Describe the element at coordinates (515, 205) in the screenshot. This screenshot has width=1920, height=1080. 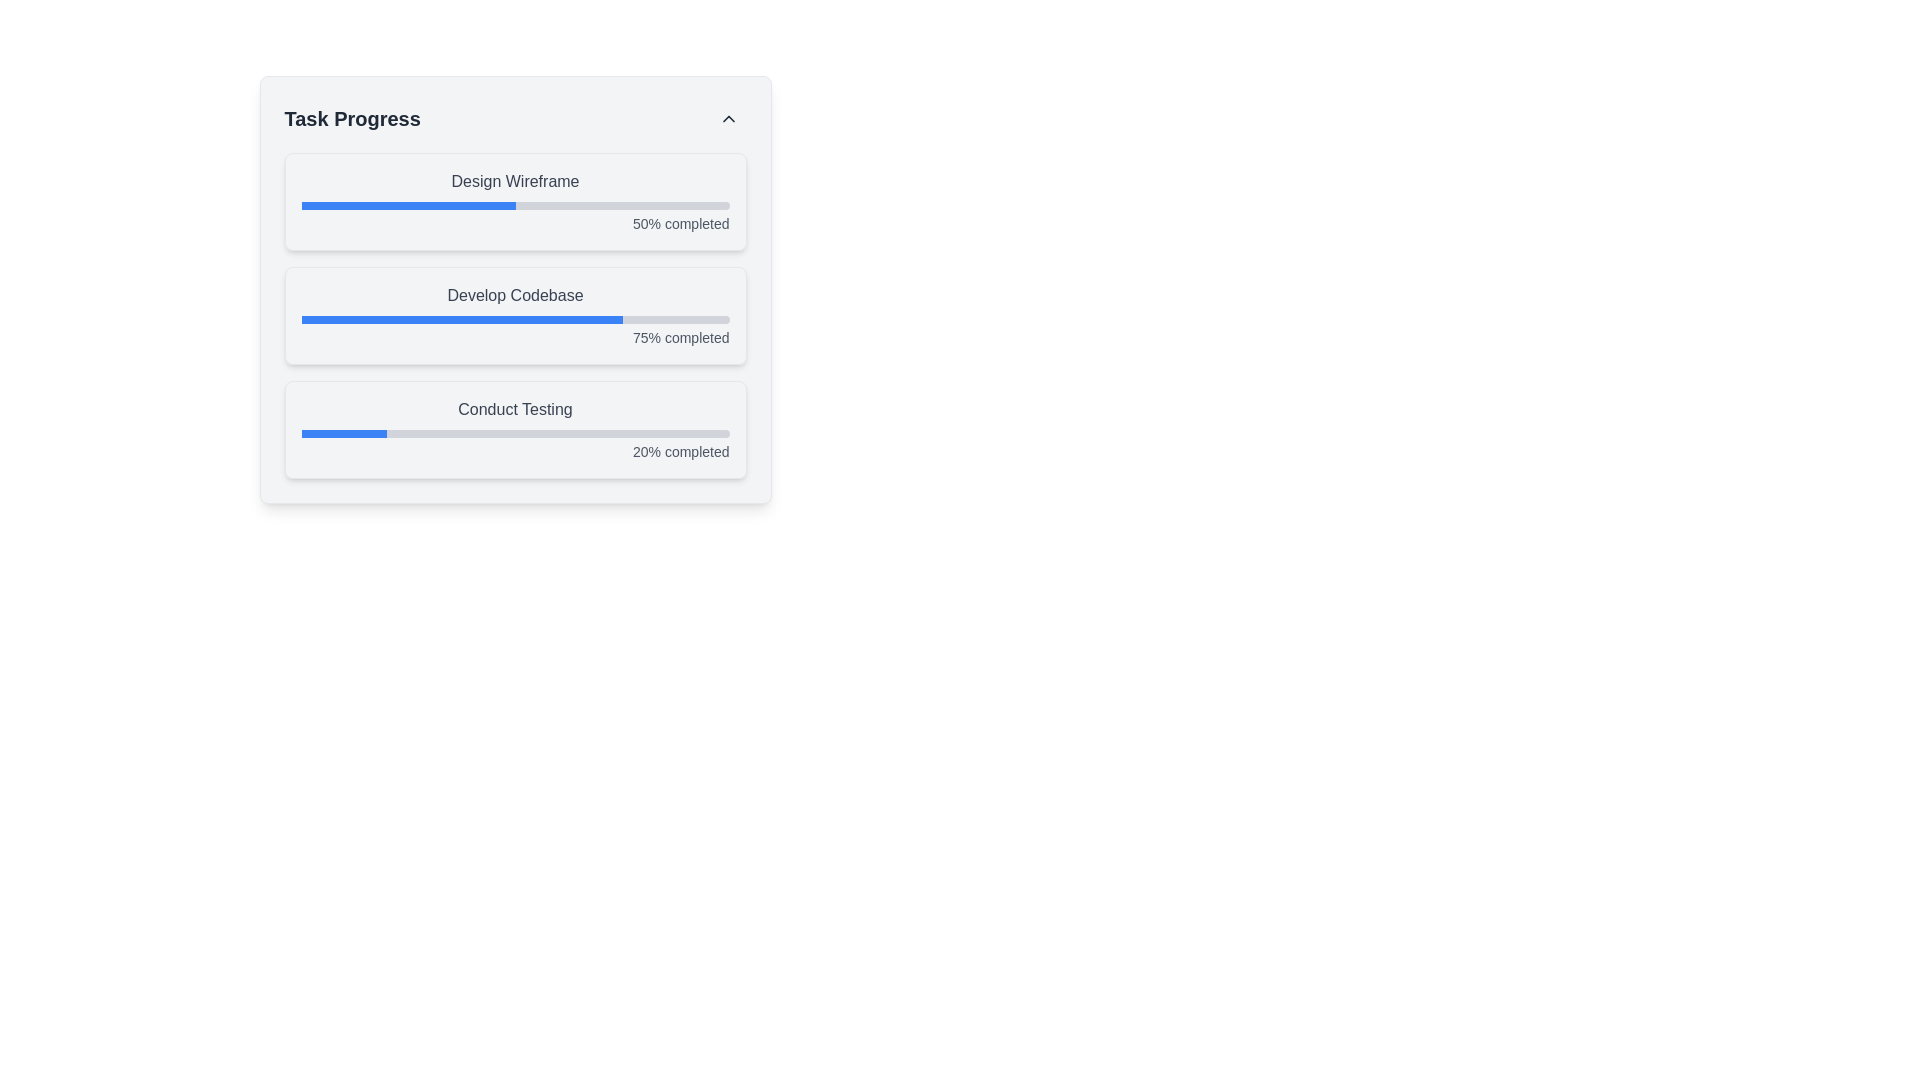
I see `the progress bar indicating completion under the 'Design Wireframe' label, which is visually represented with a light gray background and a blue-filled section` at that location.